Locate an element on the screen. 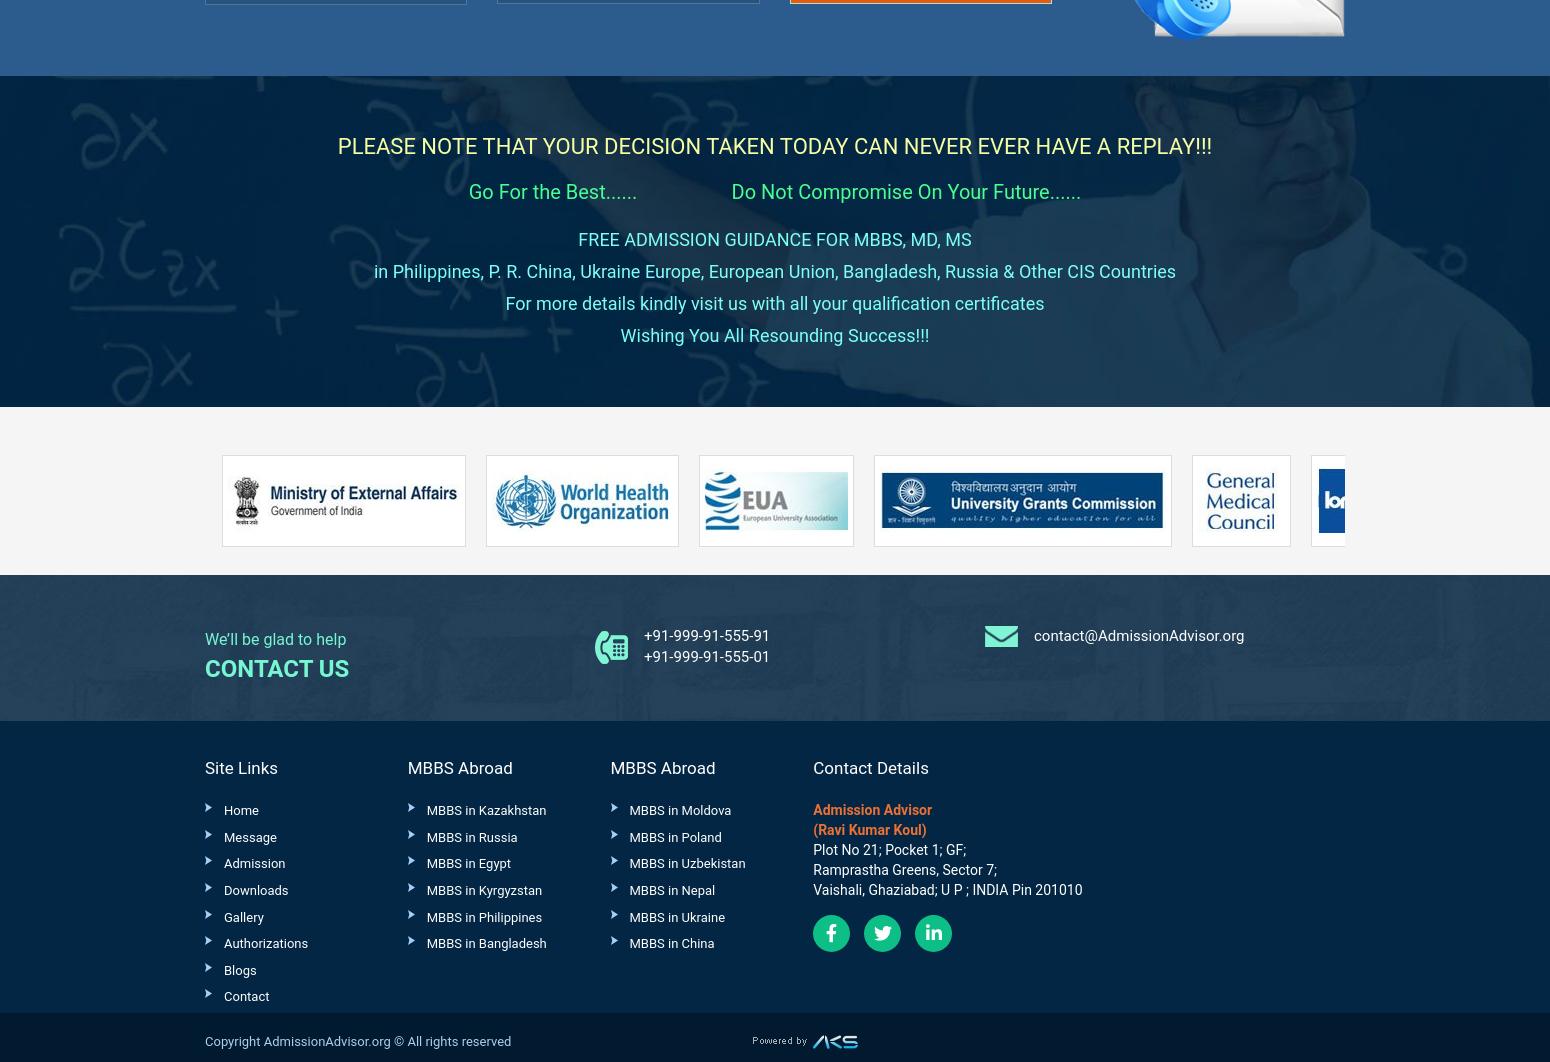 Image resolution: width=1550 pixels, height=1062 pixels. 'MBBS in Uzbekistan' is located at coordinates (685, 862).